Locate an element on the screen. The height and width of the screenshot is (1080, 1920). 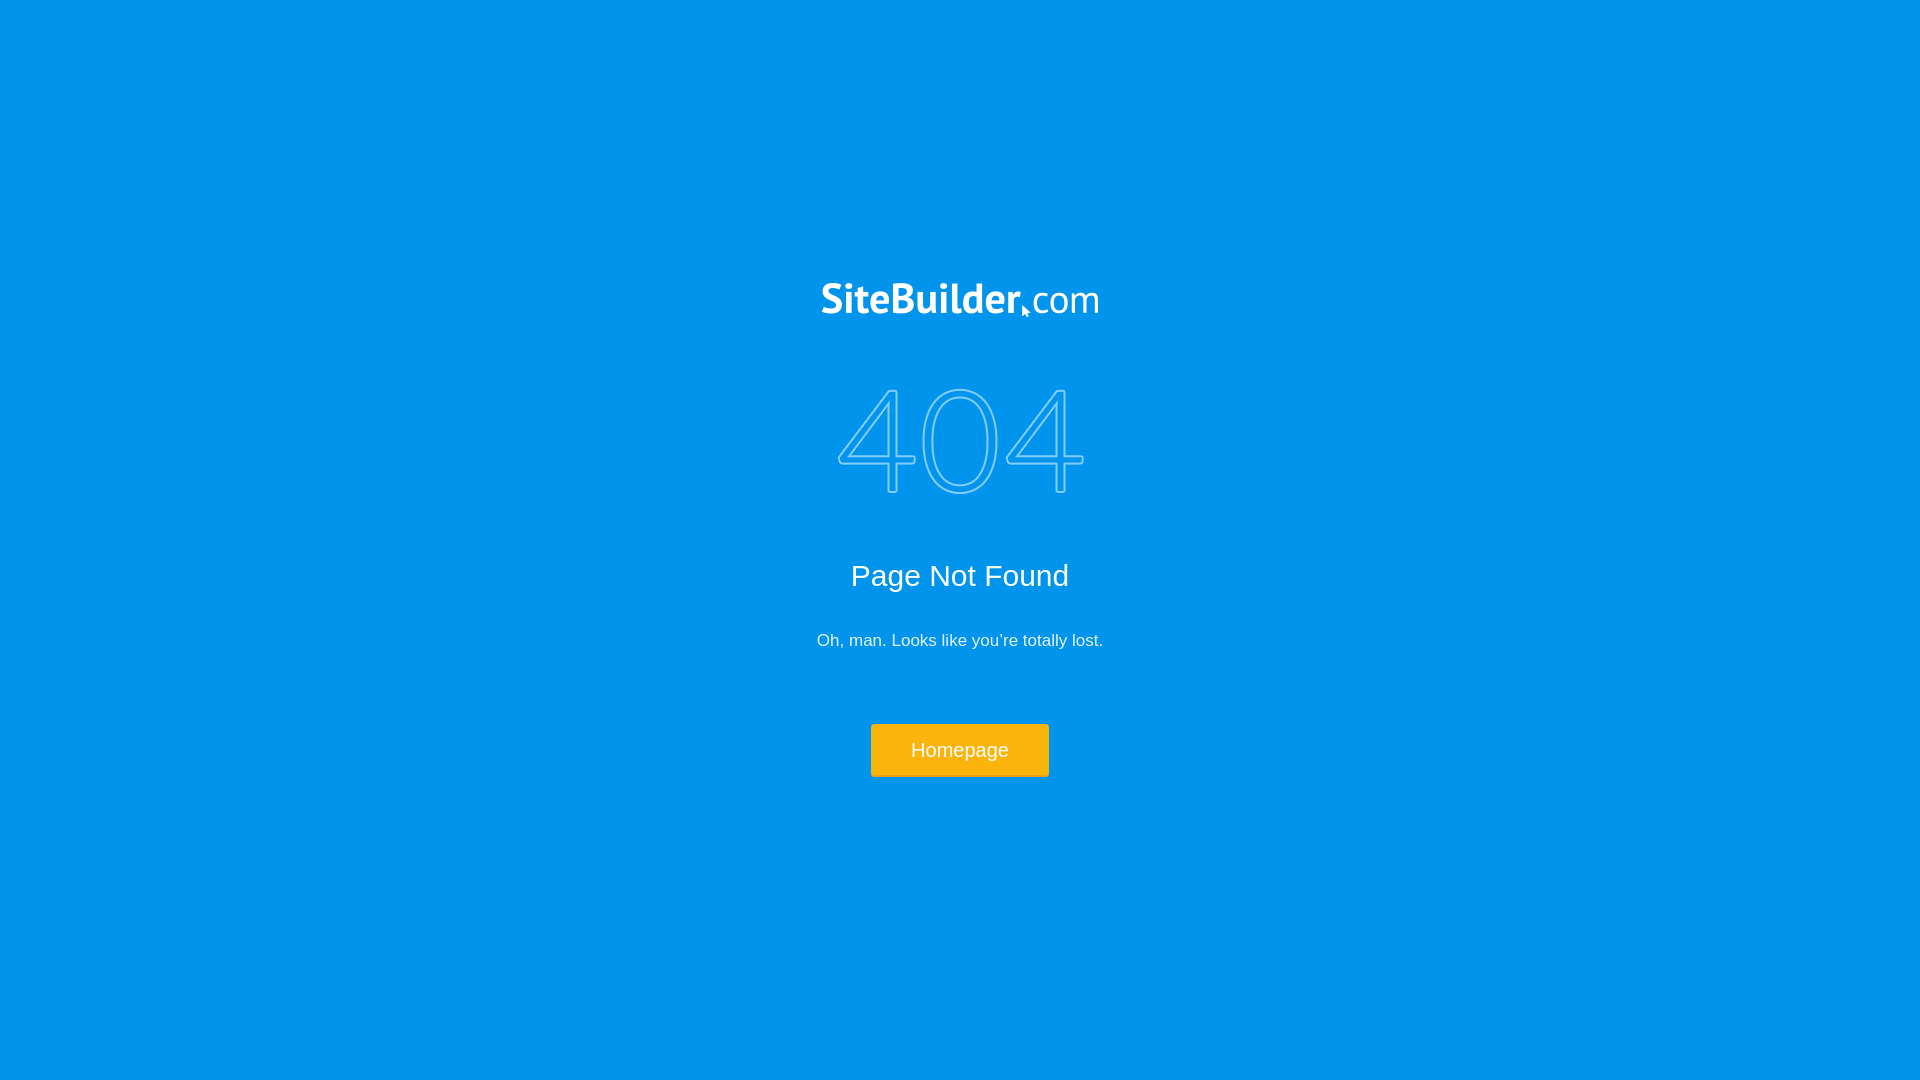
'Homepage' is located at coordinates (960, 750).